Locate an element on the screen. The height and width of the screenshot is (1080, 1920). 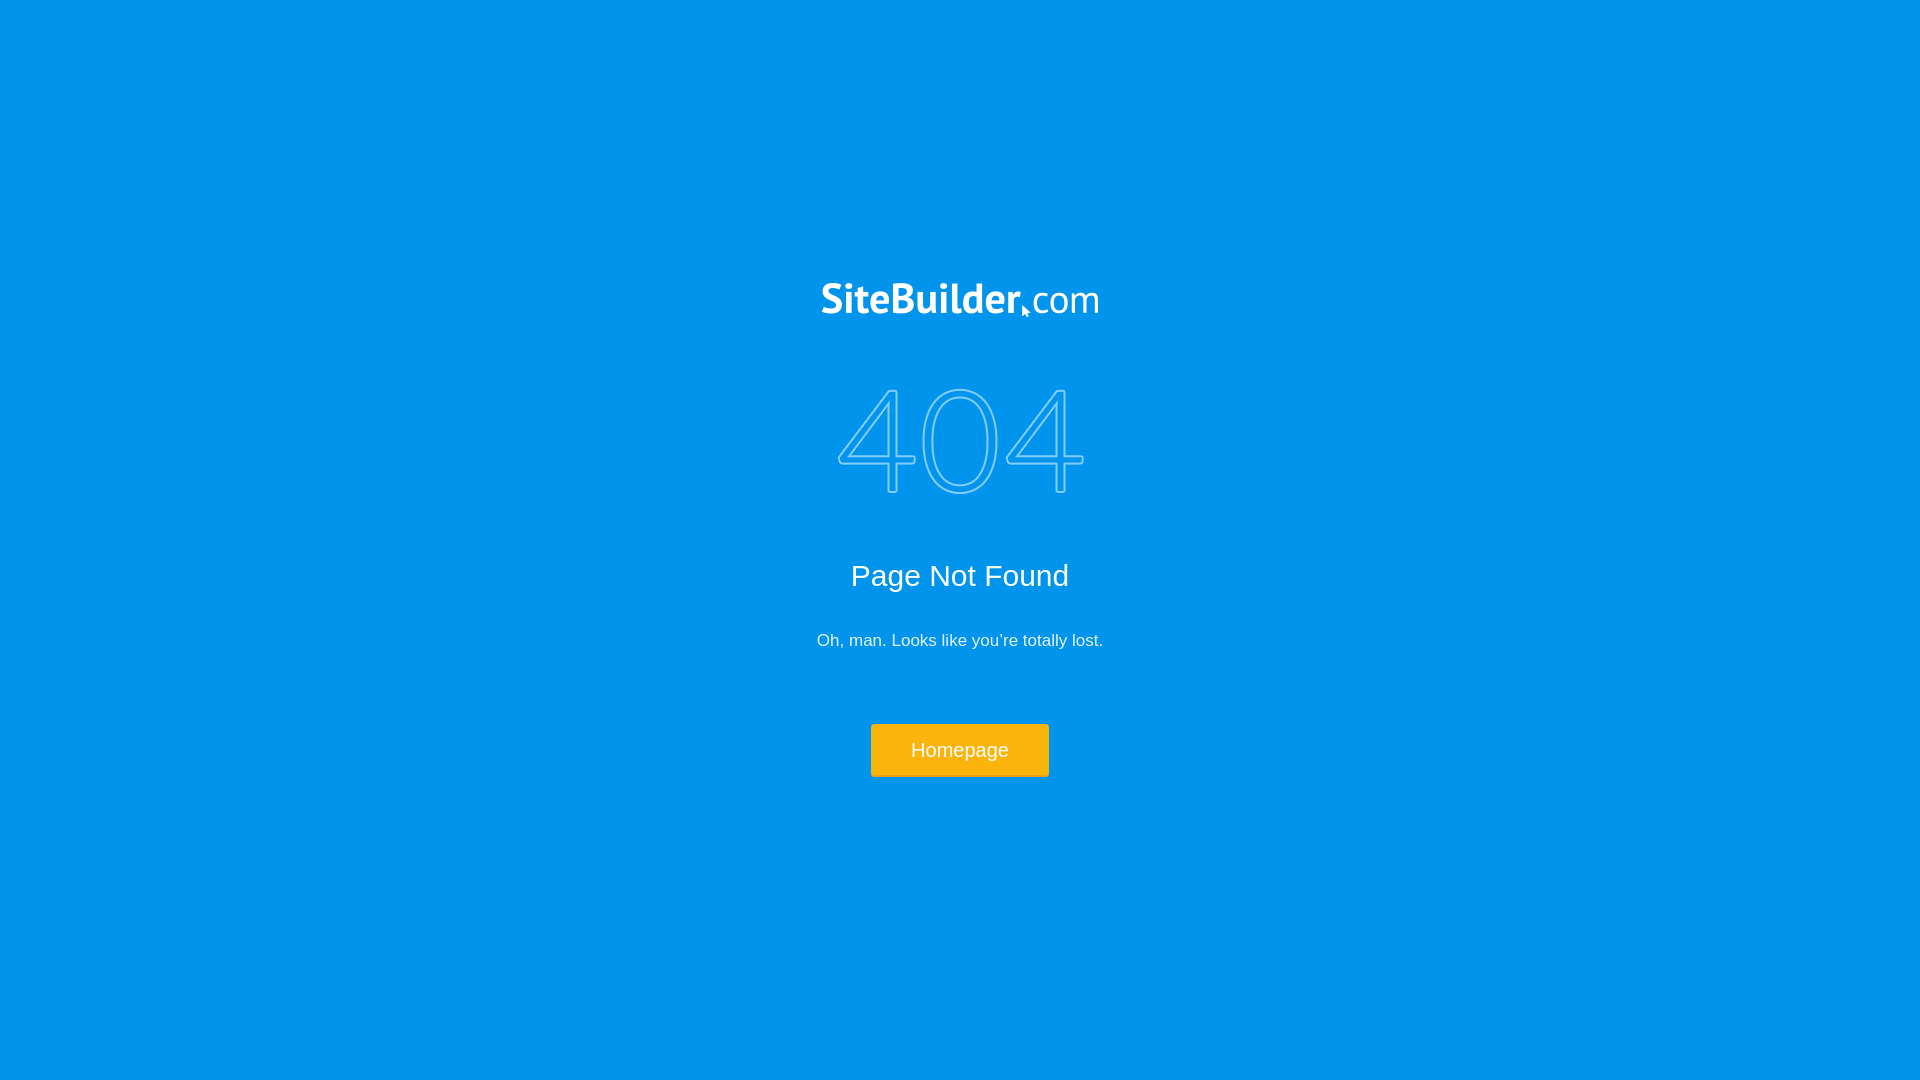
'Homepage' is located at coordinates (960, 750).